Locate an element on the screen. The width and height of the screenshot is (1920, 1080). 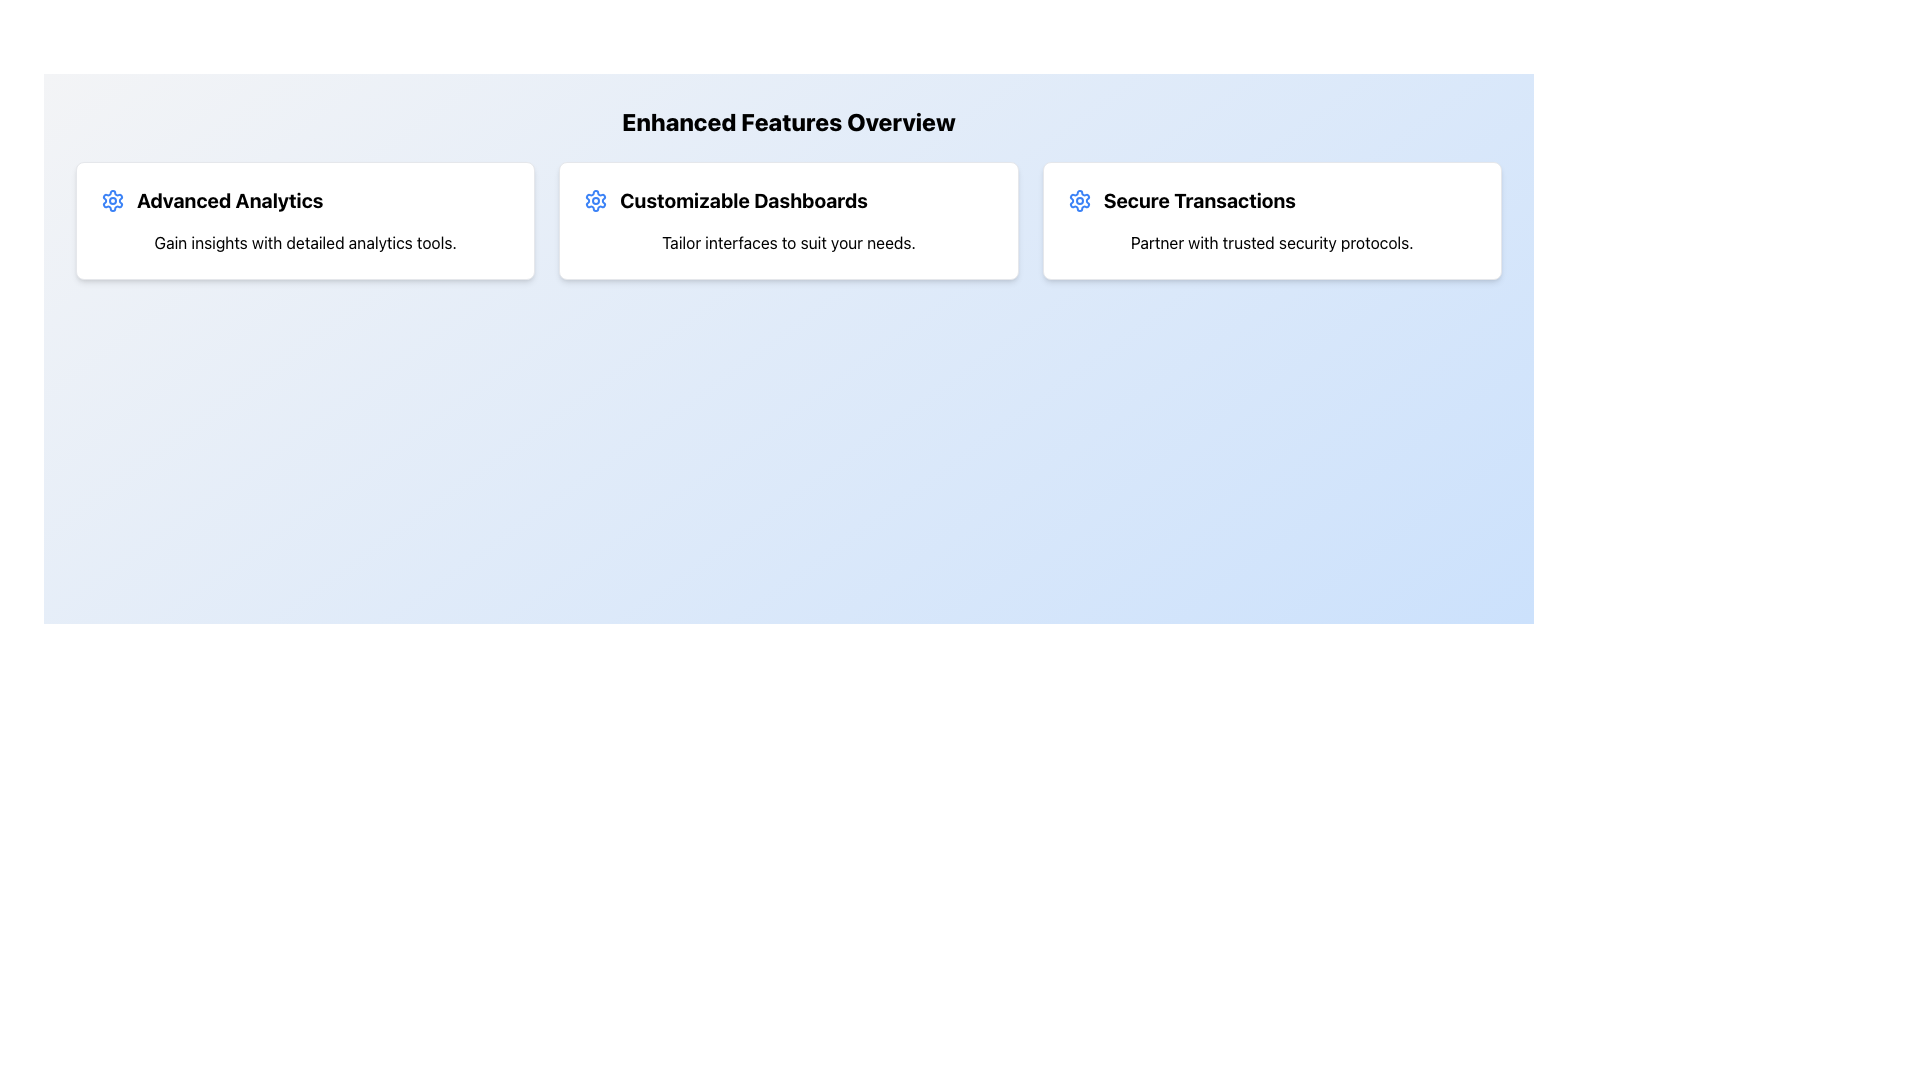
the 'Secure Transactions' text and gear icon group located at the top of the third feature card on the right is located at coordinates (1271, 200).